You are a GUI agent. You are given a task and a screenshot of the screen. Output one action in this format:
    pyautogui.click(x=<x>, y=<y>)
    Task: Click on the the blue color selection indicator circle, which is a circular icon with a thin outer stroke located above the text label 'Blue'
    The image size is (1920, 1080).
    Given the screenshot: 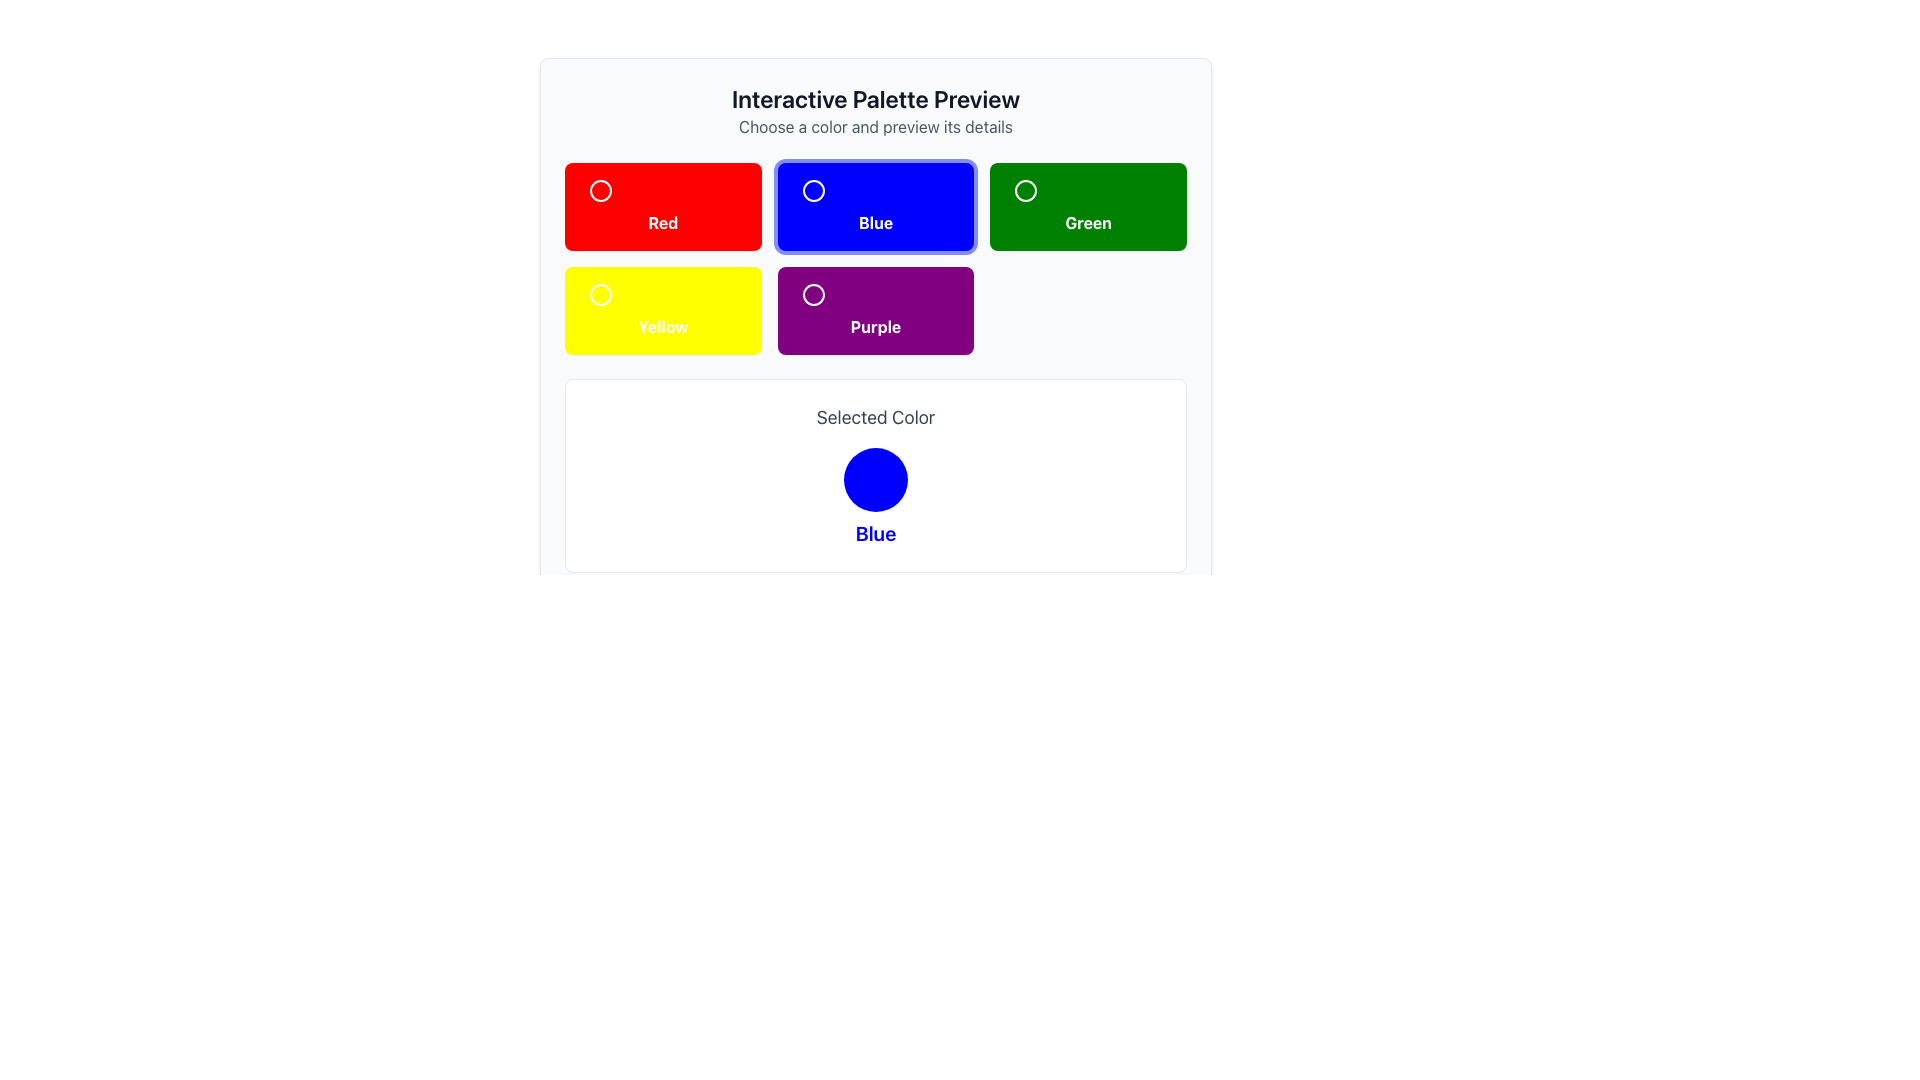 What is the action you would take?
    pyautogui.click(x=813, y=191)
    